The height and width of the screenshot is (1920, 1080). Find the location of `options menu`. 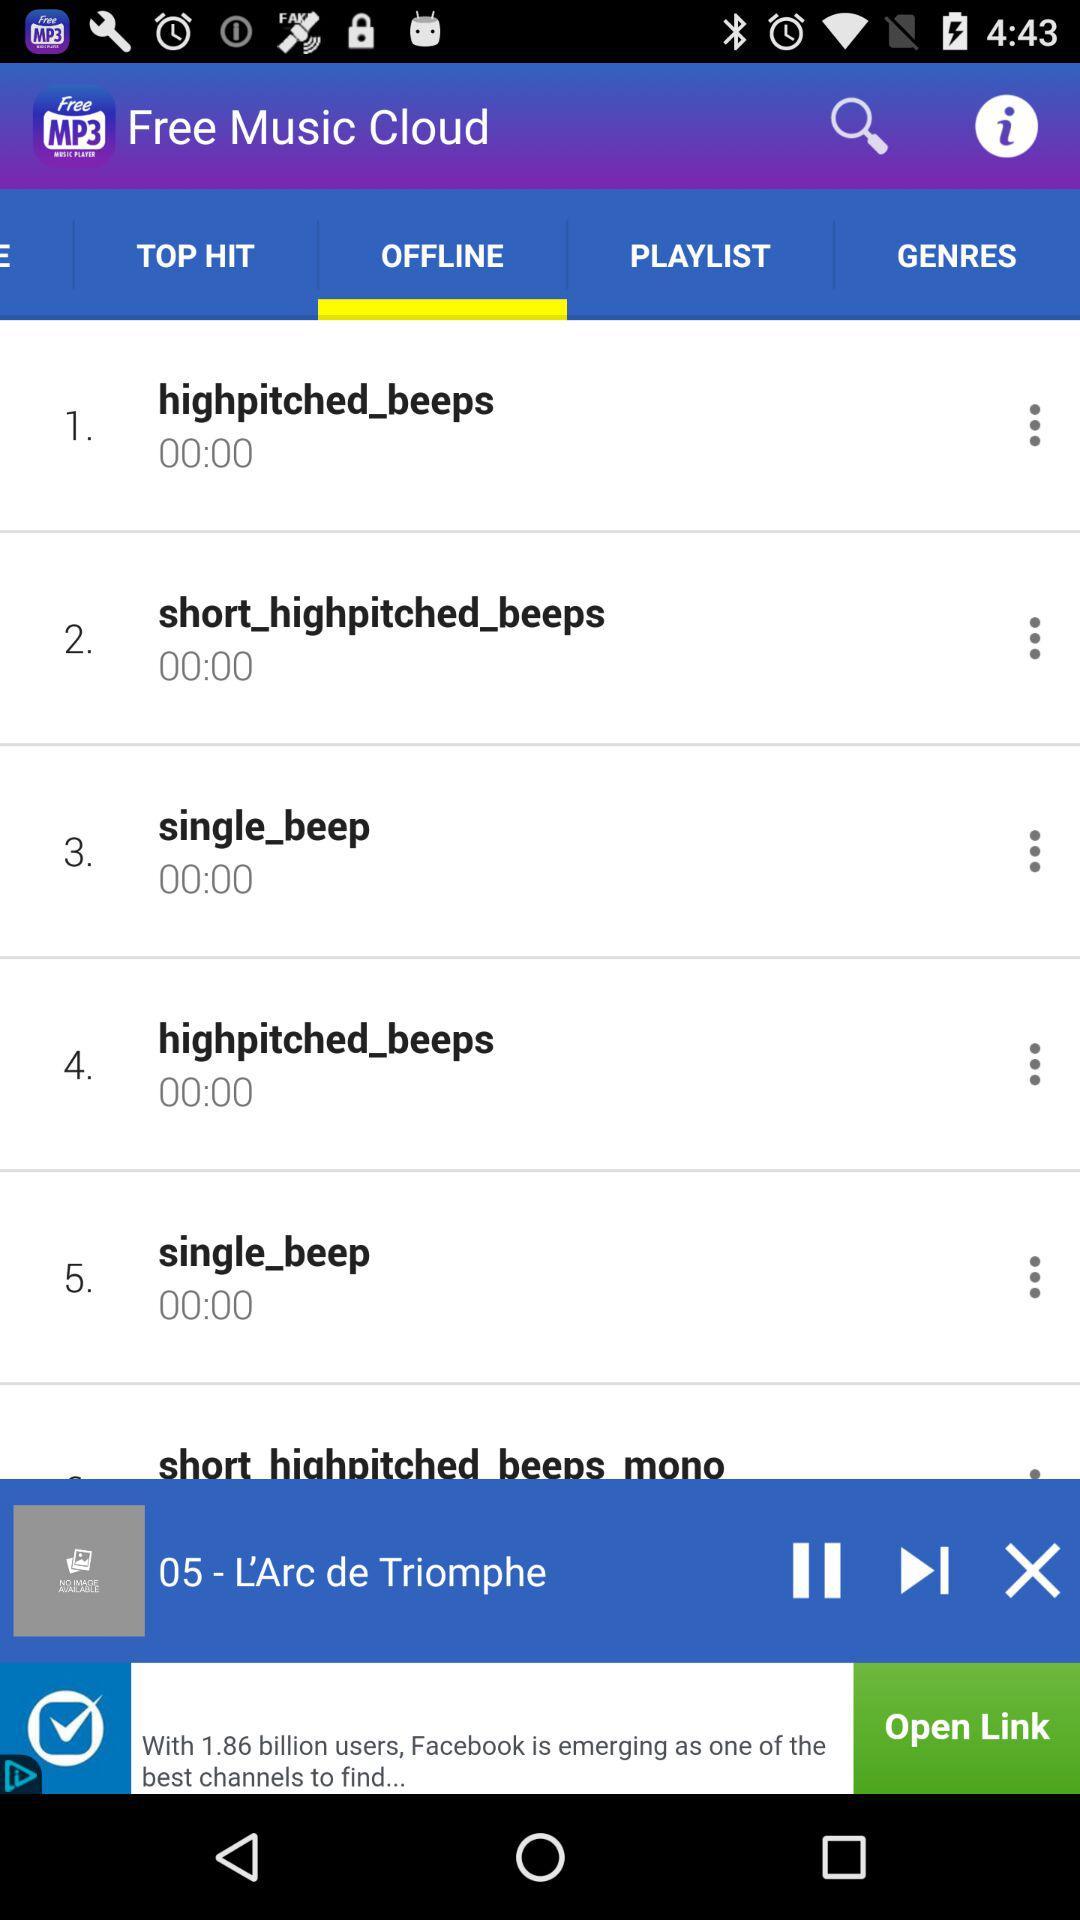

options menu is located at coordinates (1034, 637).